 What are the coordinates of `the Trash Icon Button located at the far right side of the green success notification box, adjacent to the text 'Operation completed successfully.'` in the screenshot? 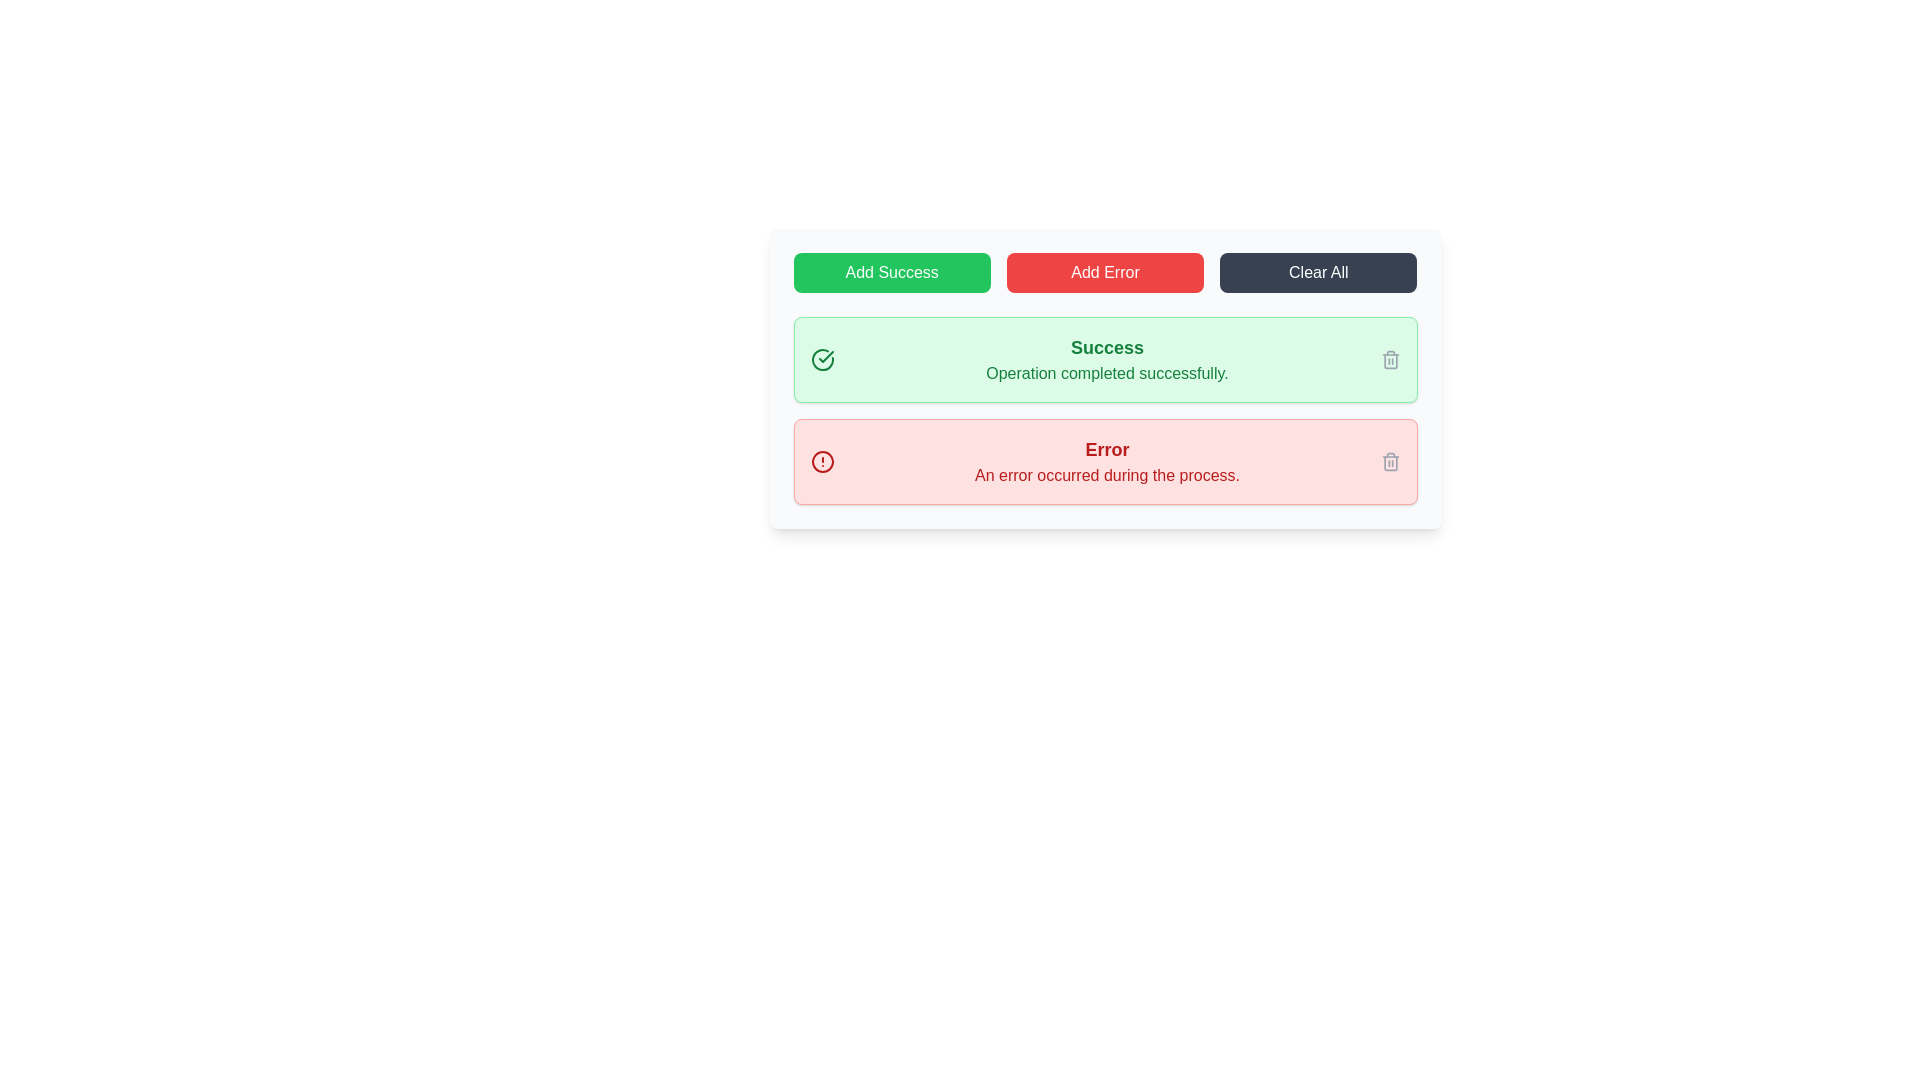 It's located at (1389, 358).